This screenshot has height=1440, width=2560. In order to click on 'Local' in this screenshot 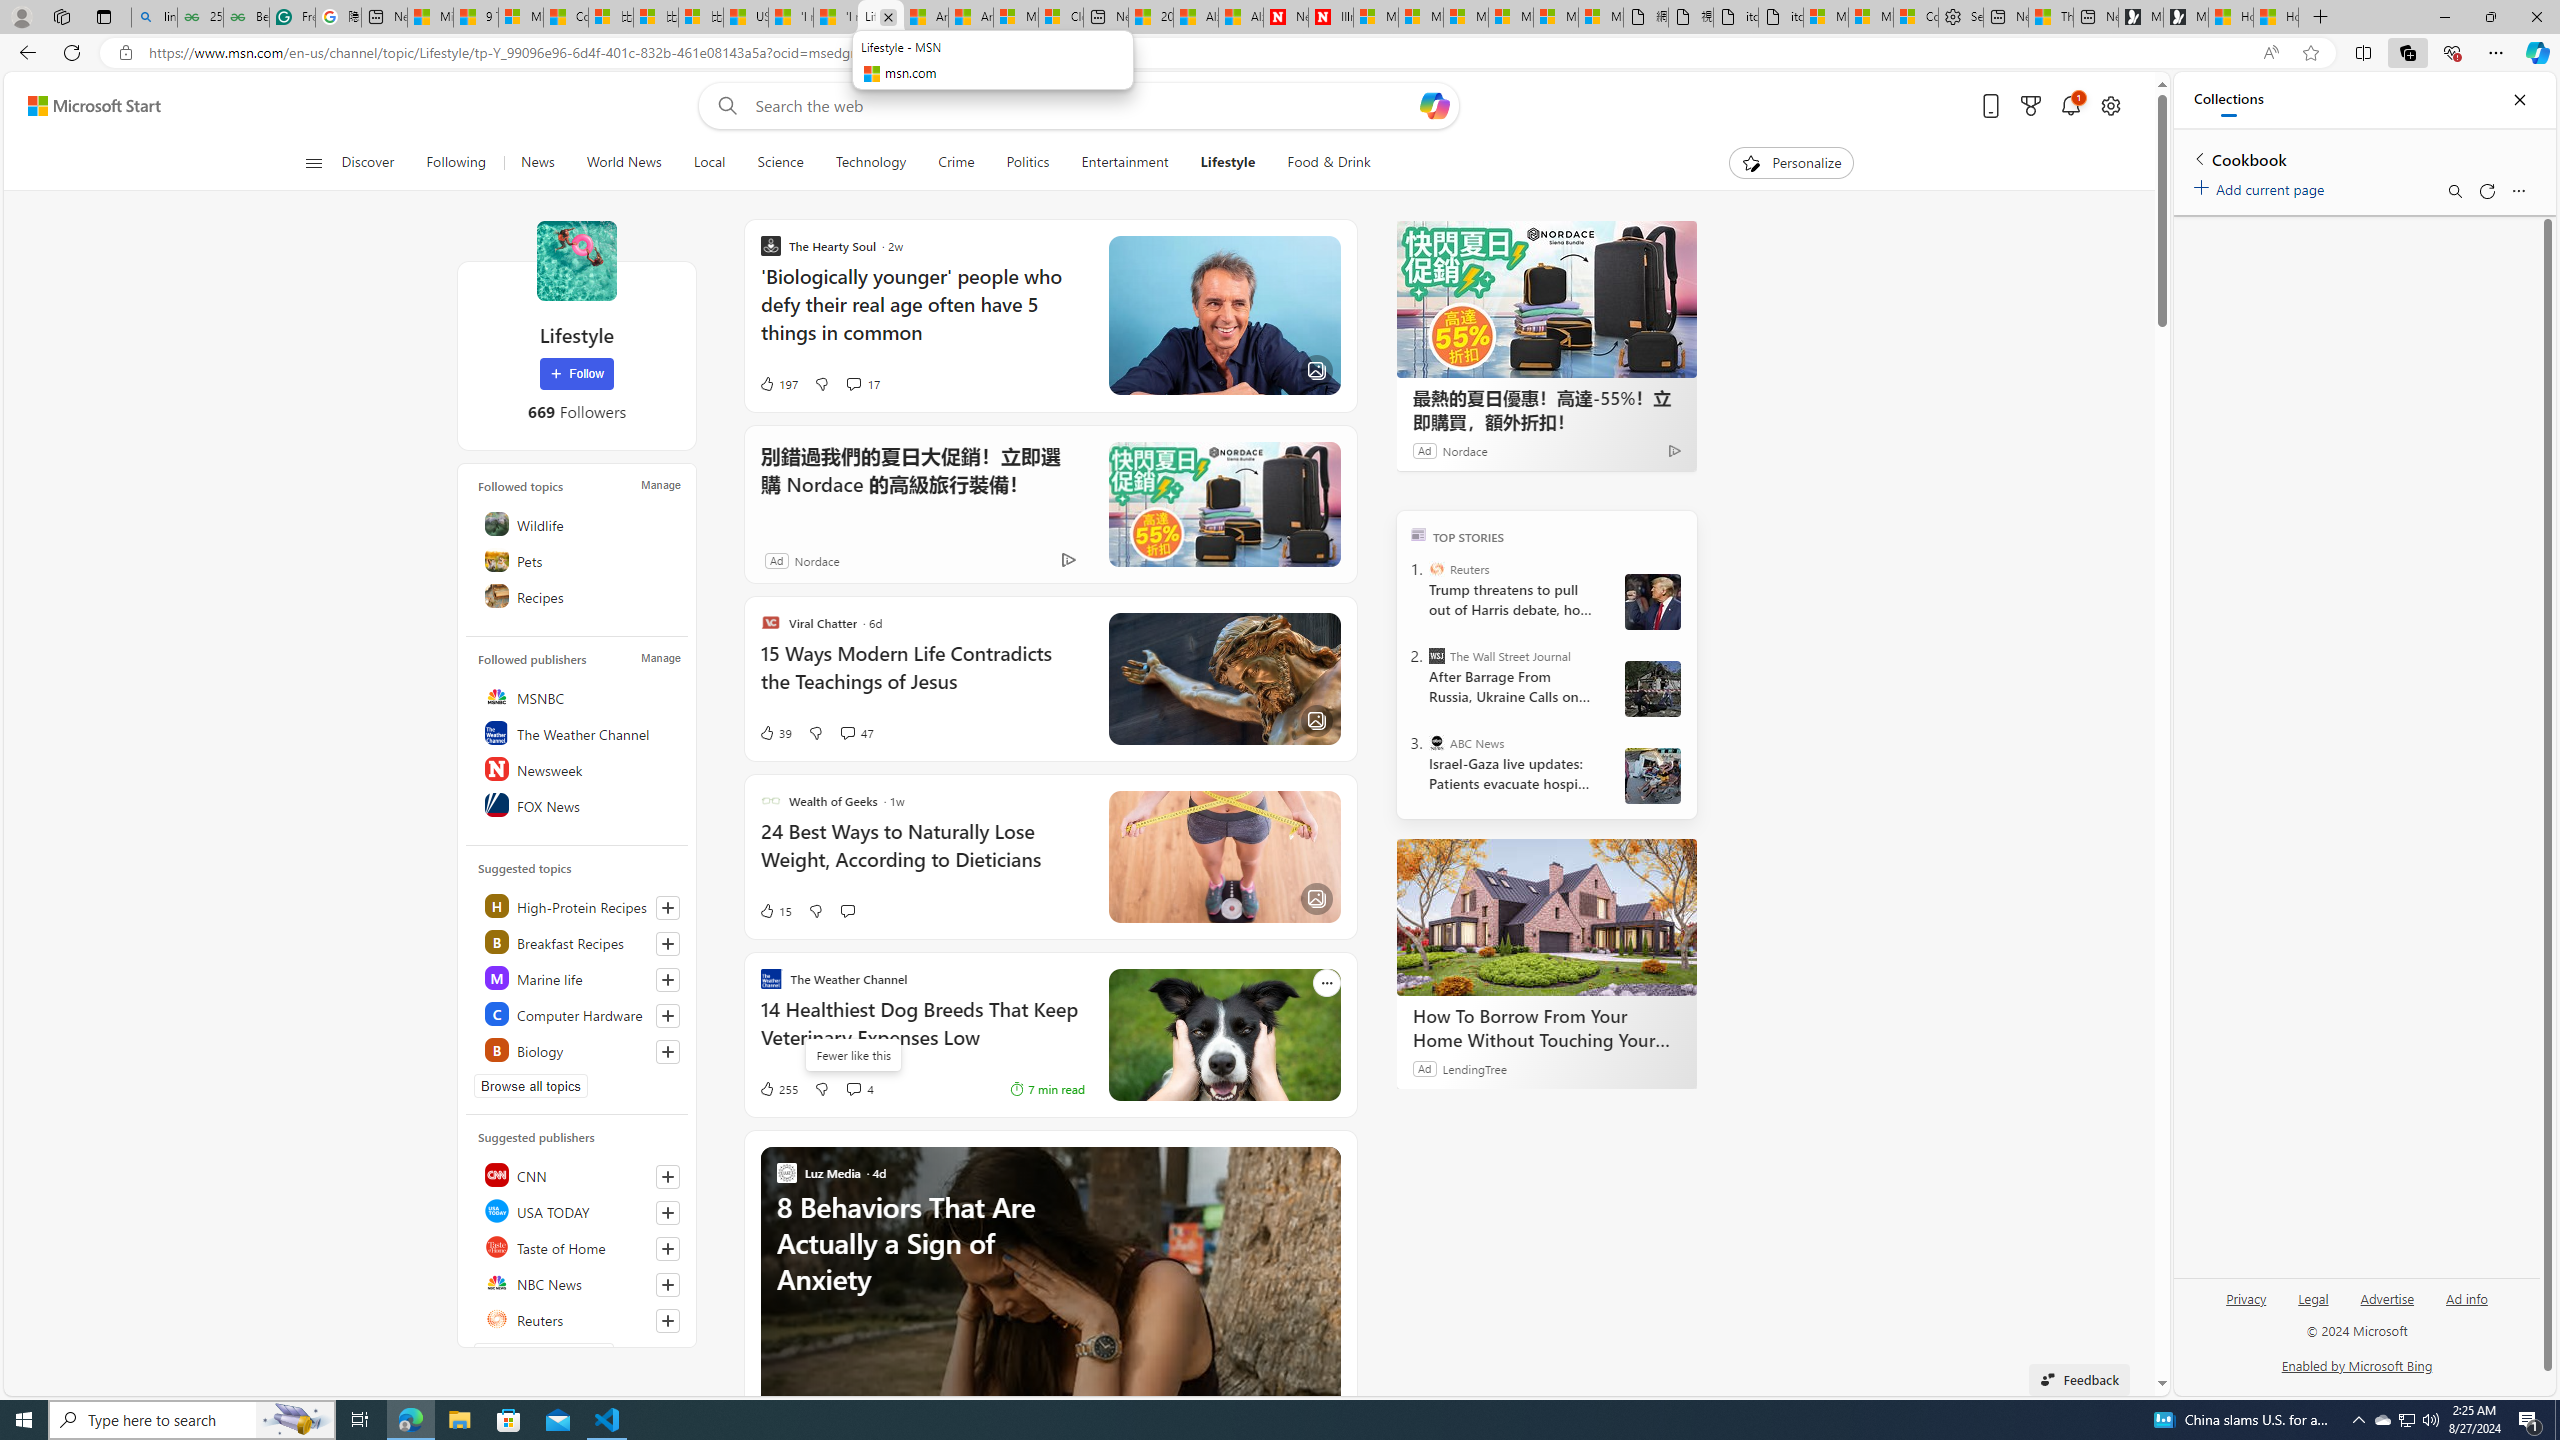, I will do `click(709, 162)`.